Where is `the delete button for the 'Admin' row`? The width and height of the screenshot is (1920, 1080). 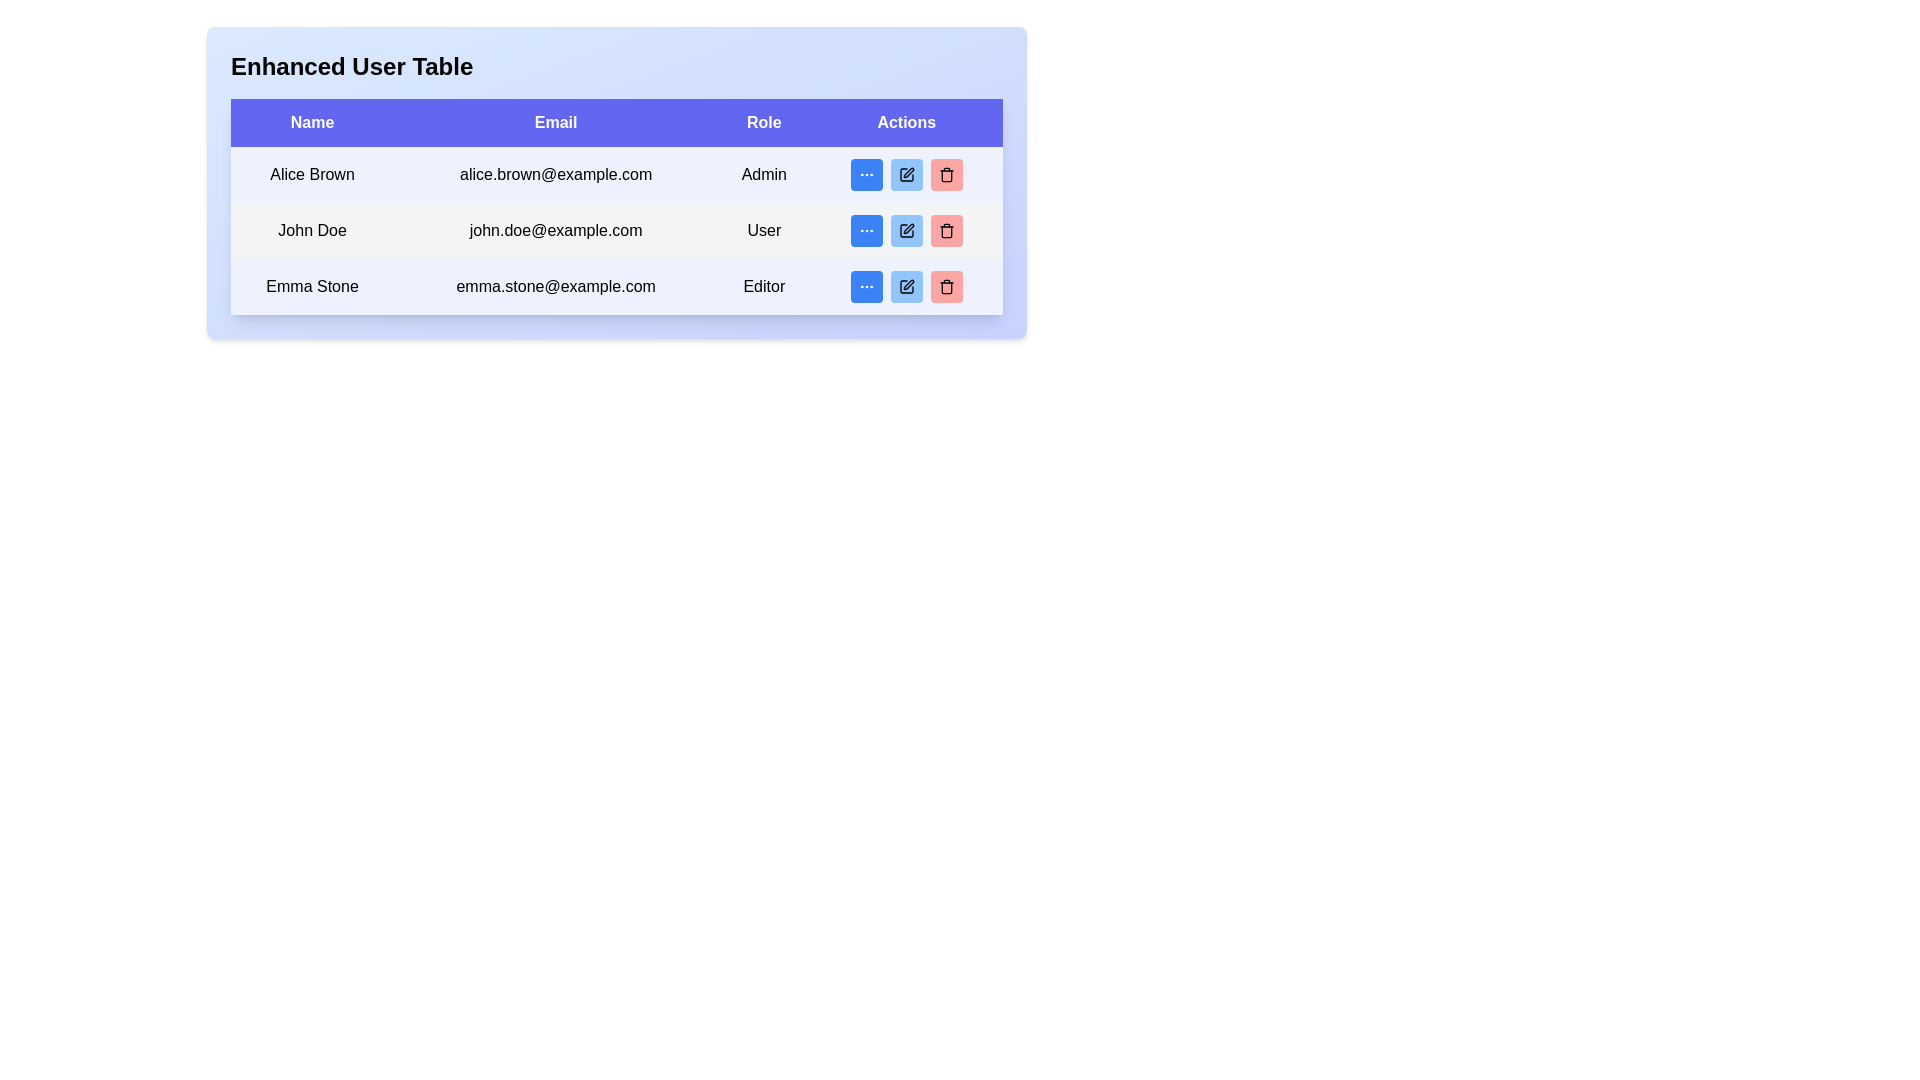 the delete button for the 'Admin' row is located at coordinates (945, 173).